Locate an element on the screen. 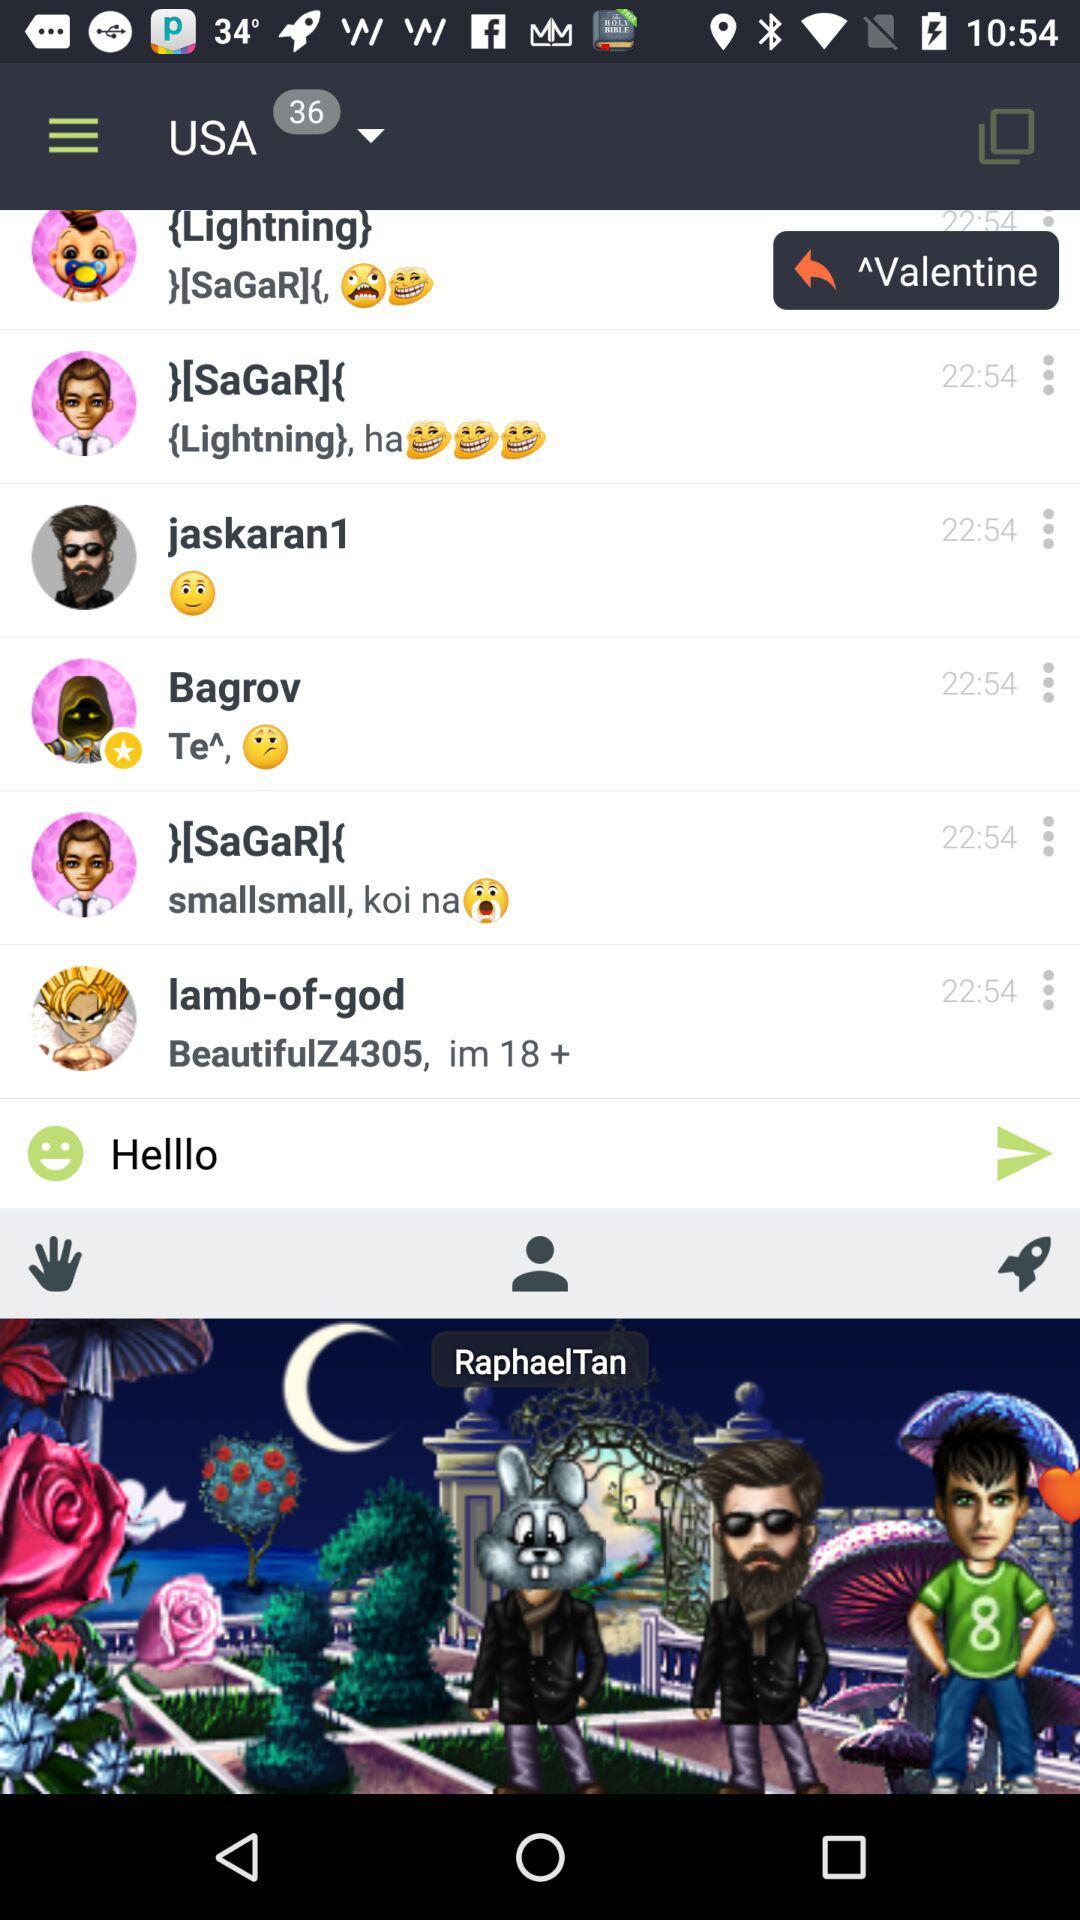 This screenshot has height=1920, width=1080. open emoji menu is located at coordinates (54, 1153).